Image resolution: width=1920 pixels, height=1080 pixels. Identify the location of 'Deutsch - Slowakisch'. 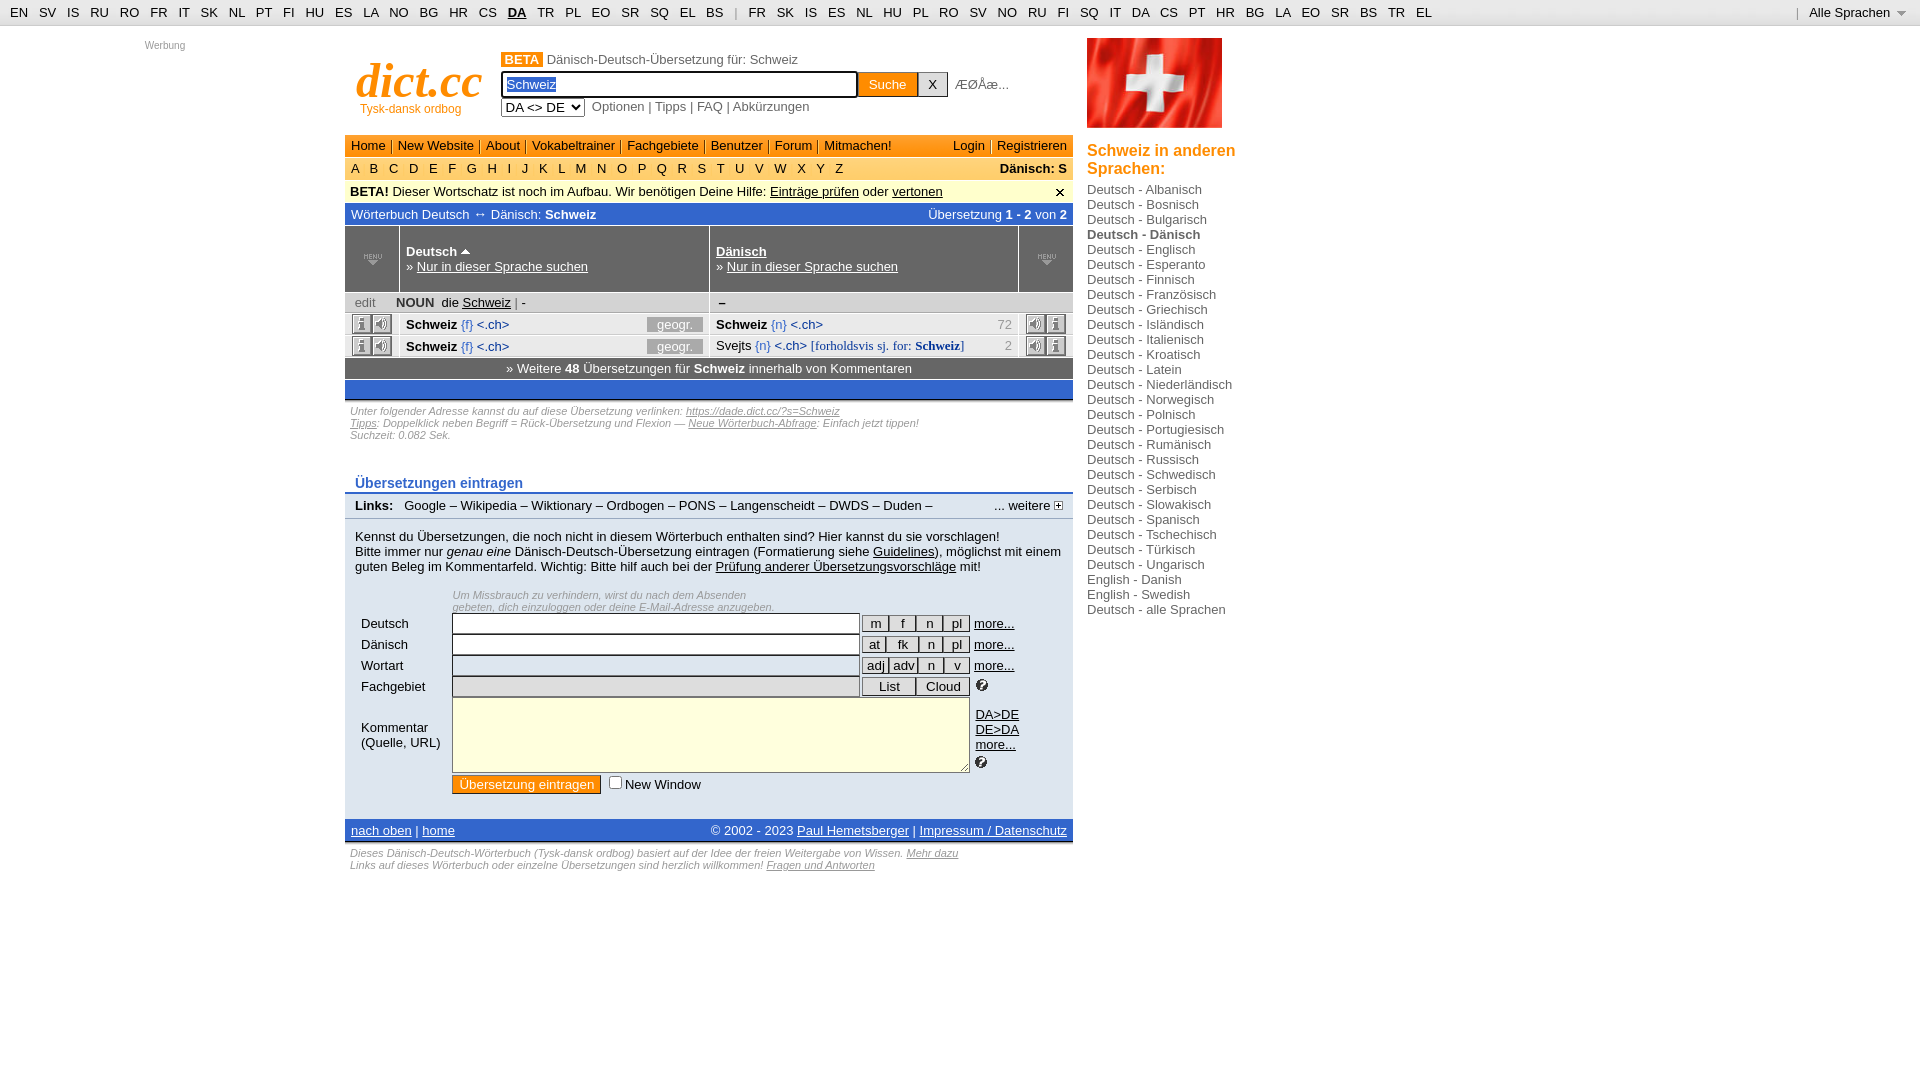
(1148, 503).